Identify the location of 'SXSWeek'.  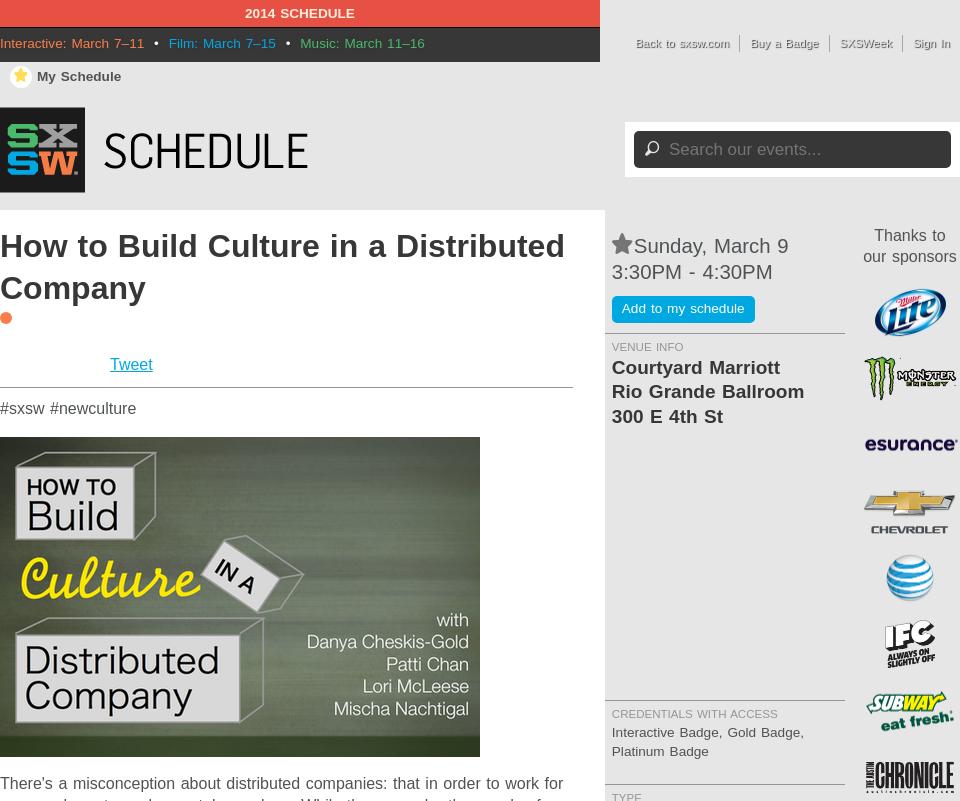
(863, 42).